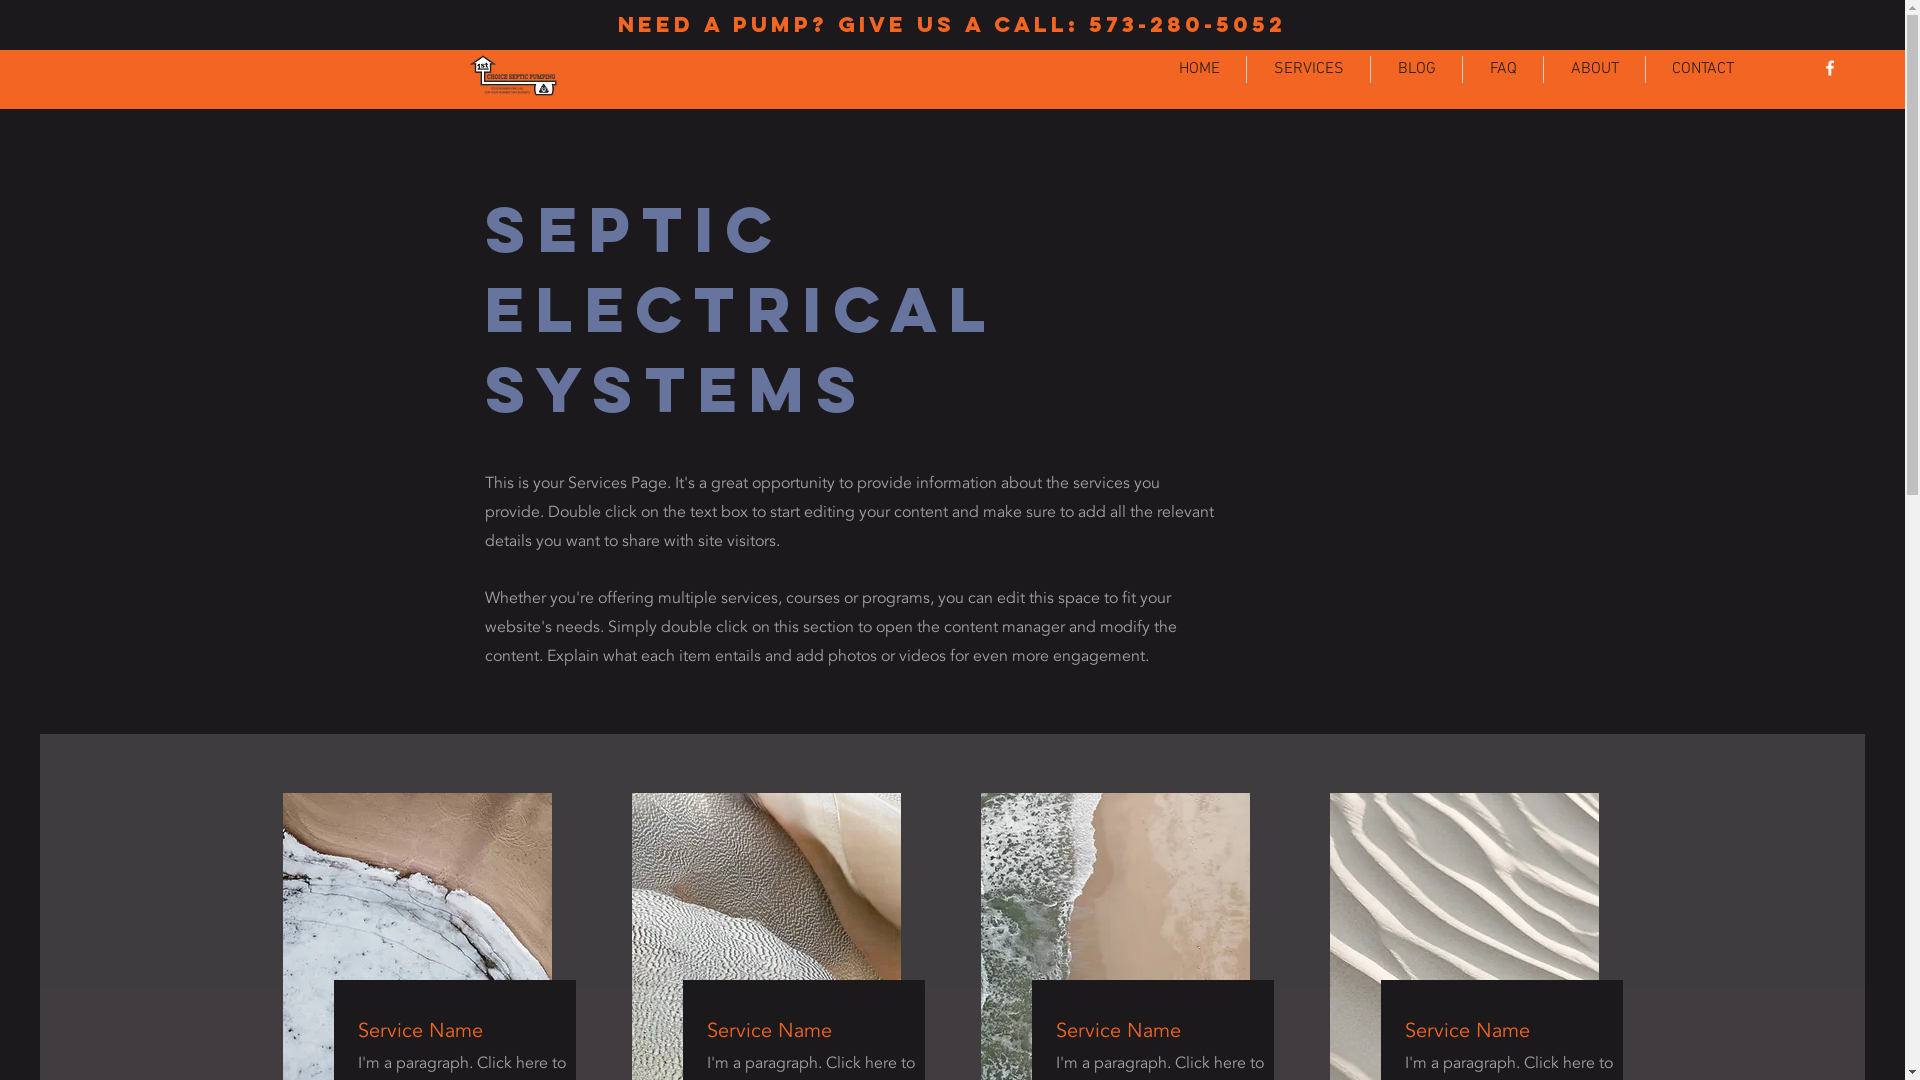 The image size is (1920, 1080). I want to click on 'BLOG', so click(1415, 68).